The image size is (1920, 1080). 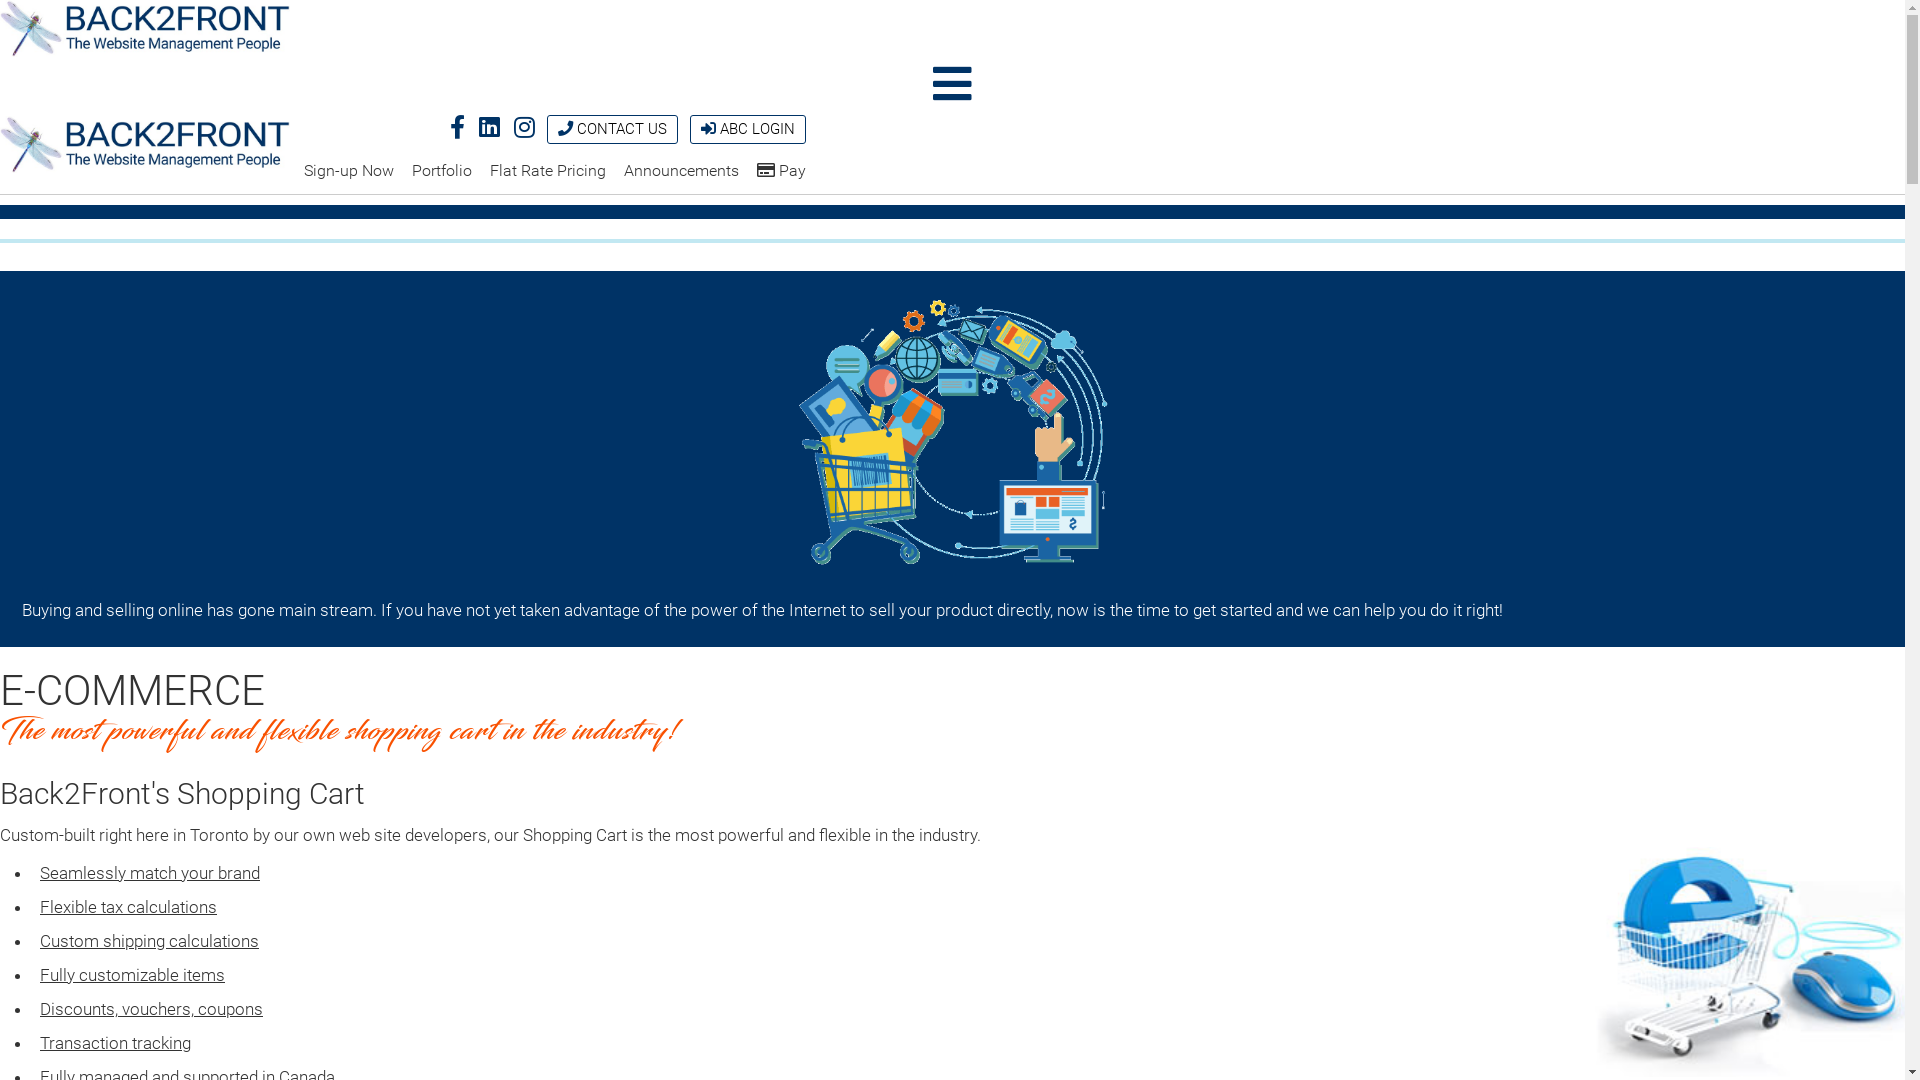 What do you see at coordinates (747, 129) in the screenshot?
I see `'ABC LOGIN'` at bounding box center [747, 129].